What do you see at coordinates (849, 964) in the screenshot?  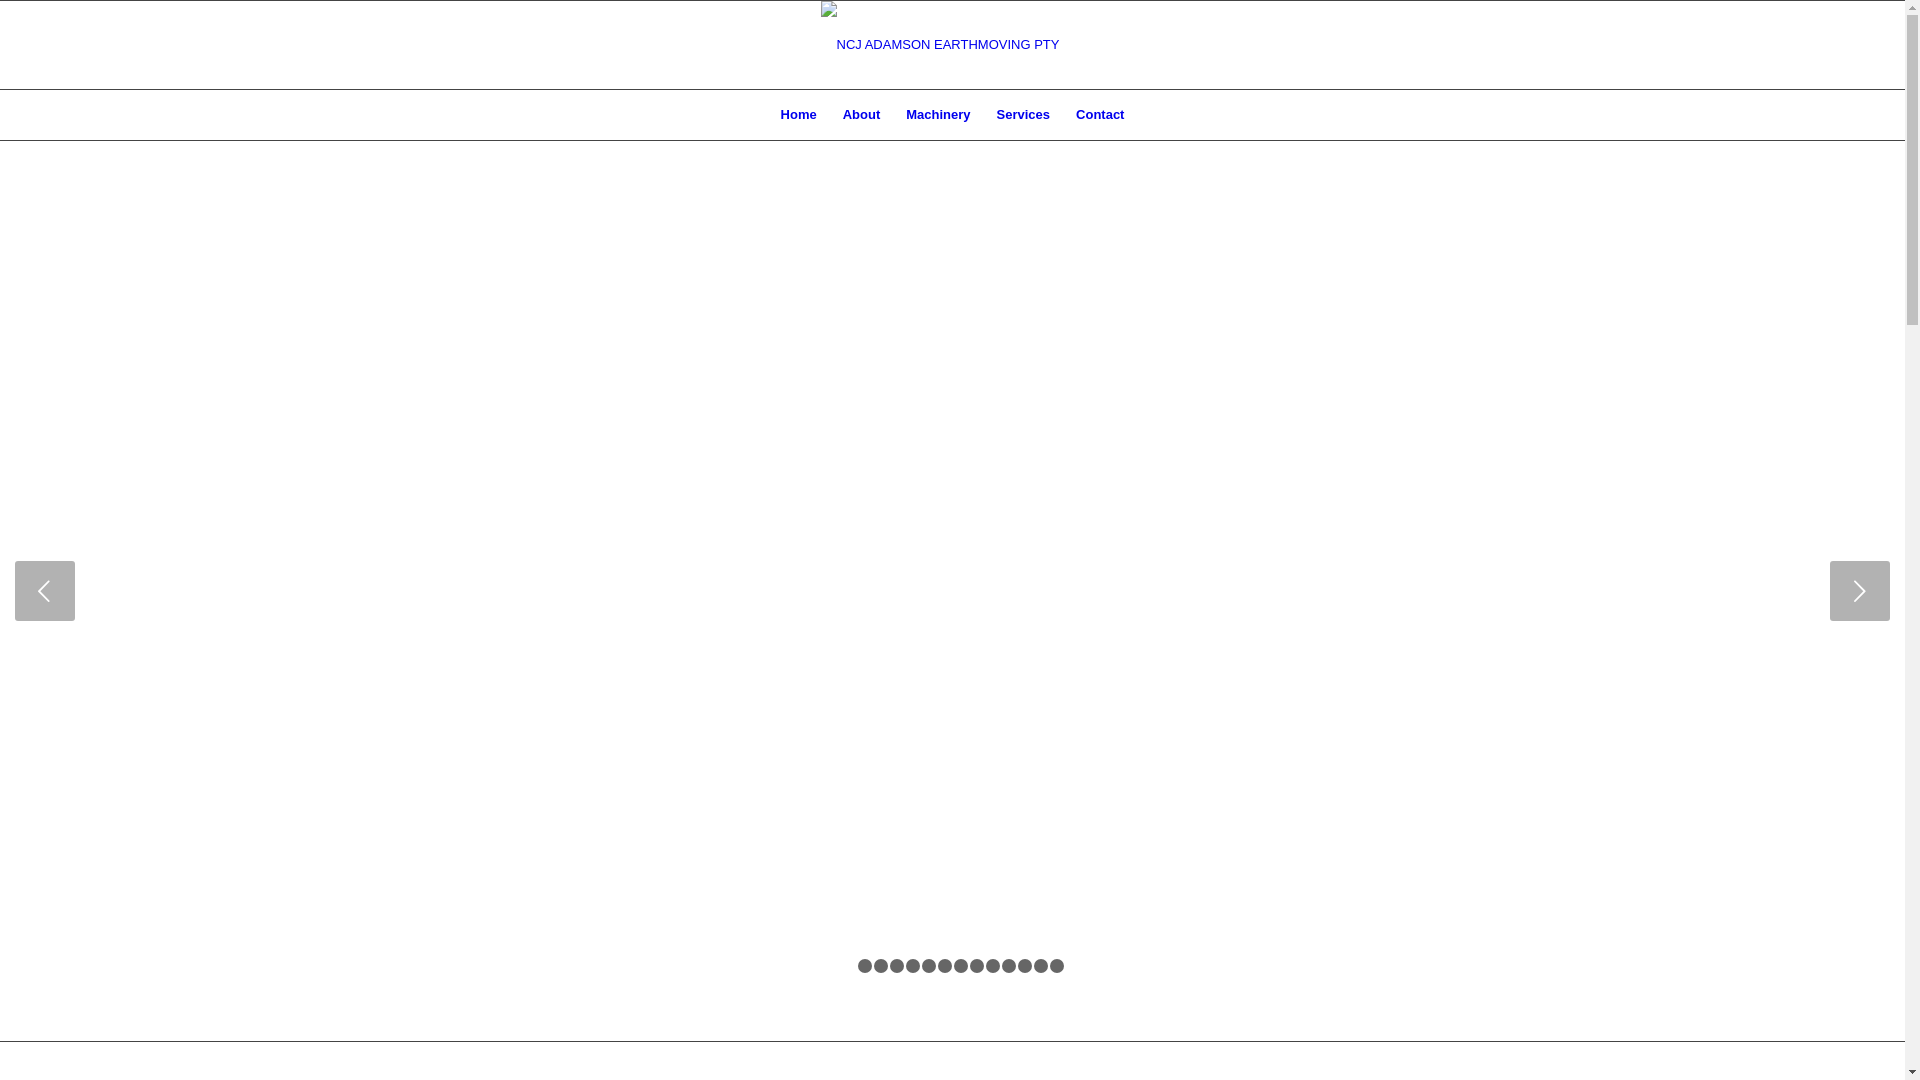 I see `'1'` at bounding box center [849, 964].